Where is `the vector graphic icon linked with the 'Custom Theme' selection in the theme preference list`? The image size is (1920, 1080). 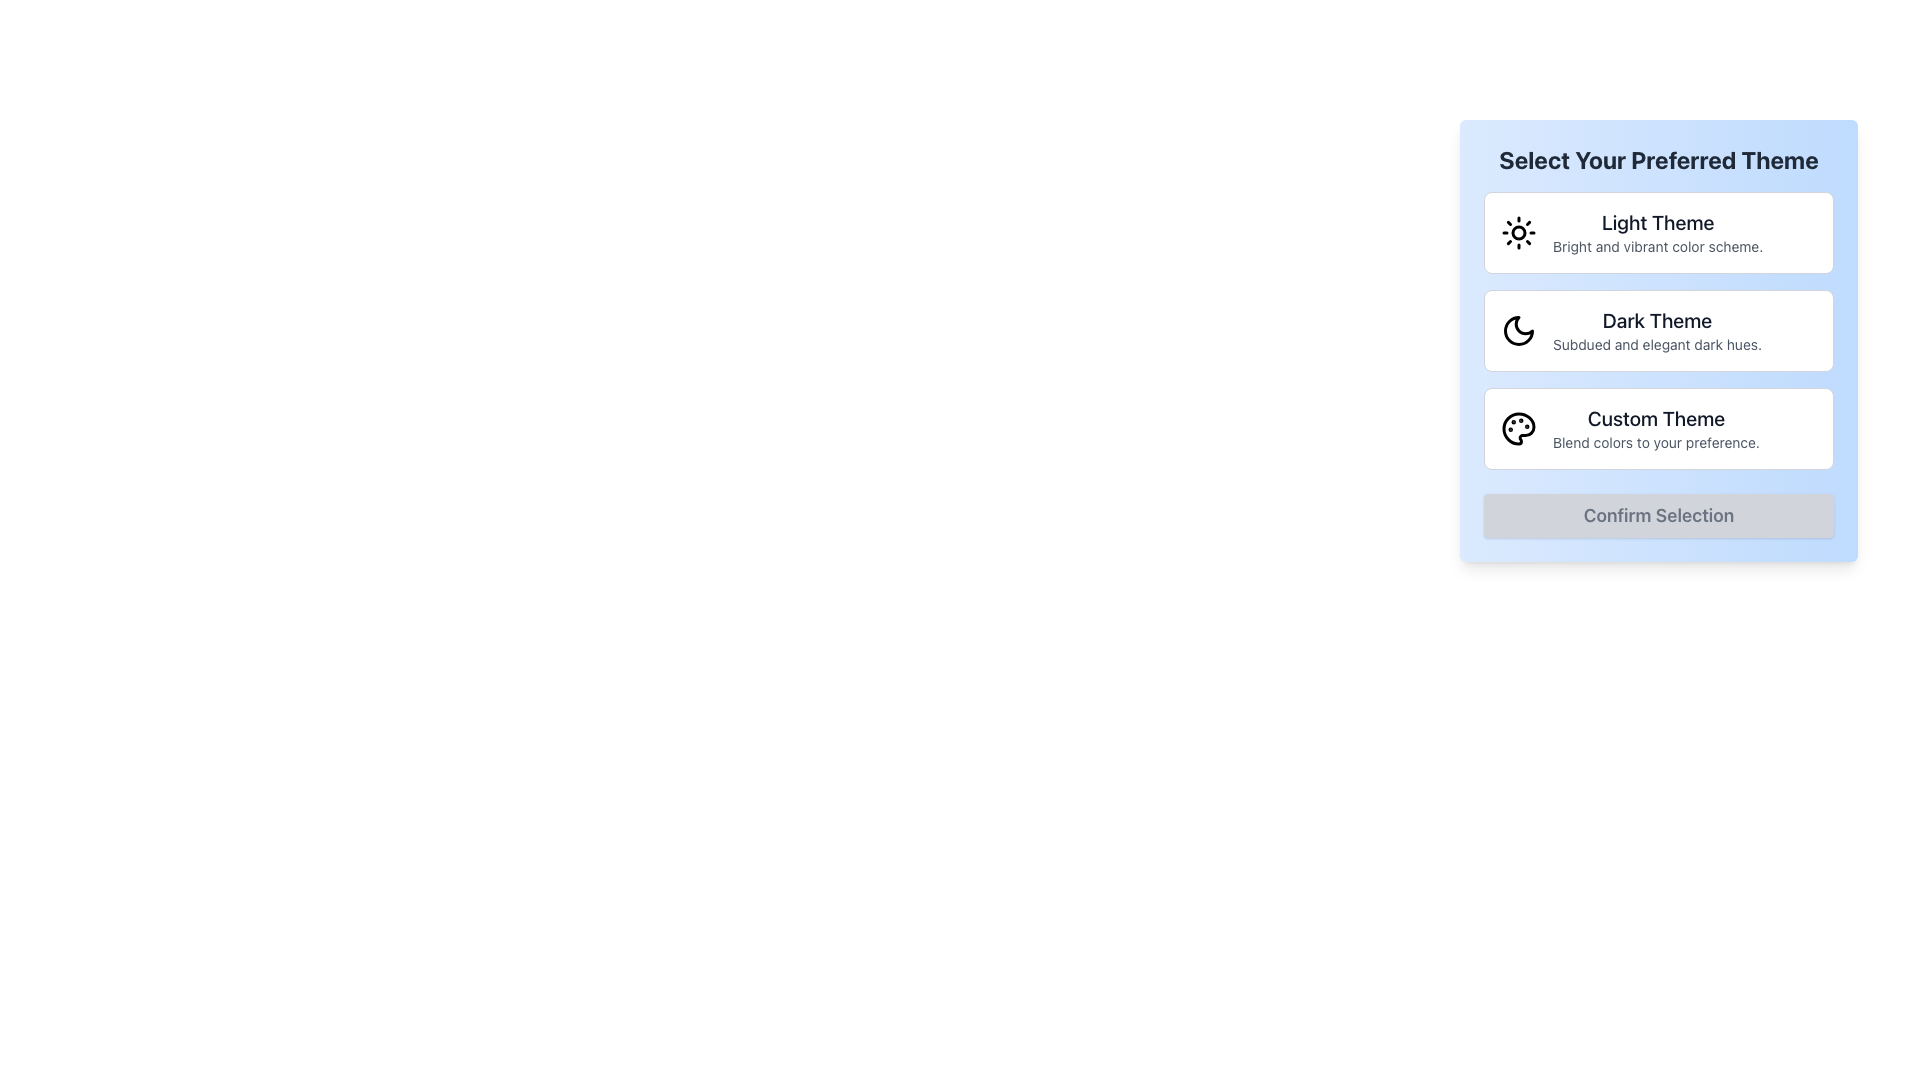 the vector graphic icon linked with the 'Custom Theme' selection in the theme preference list is located at coordinates (1518, 427).